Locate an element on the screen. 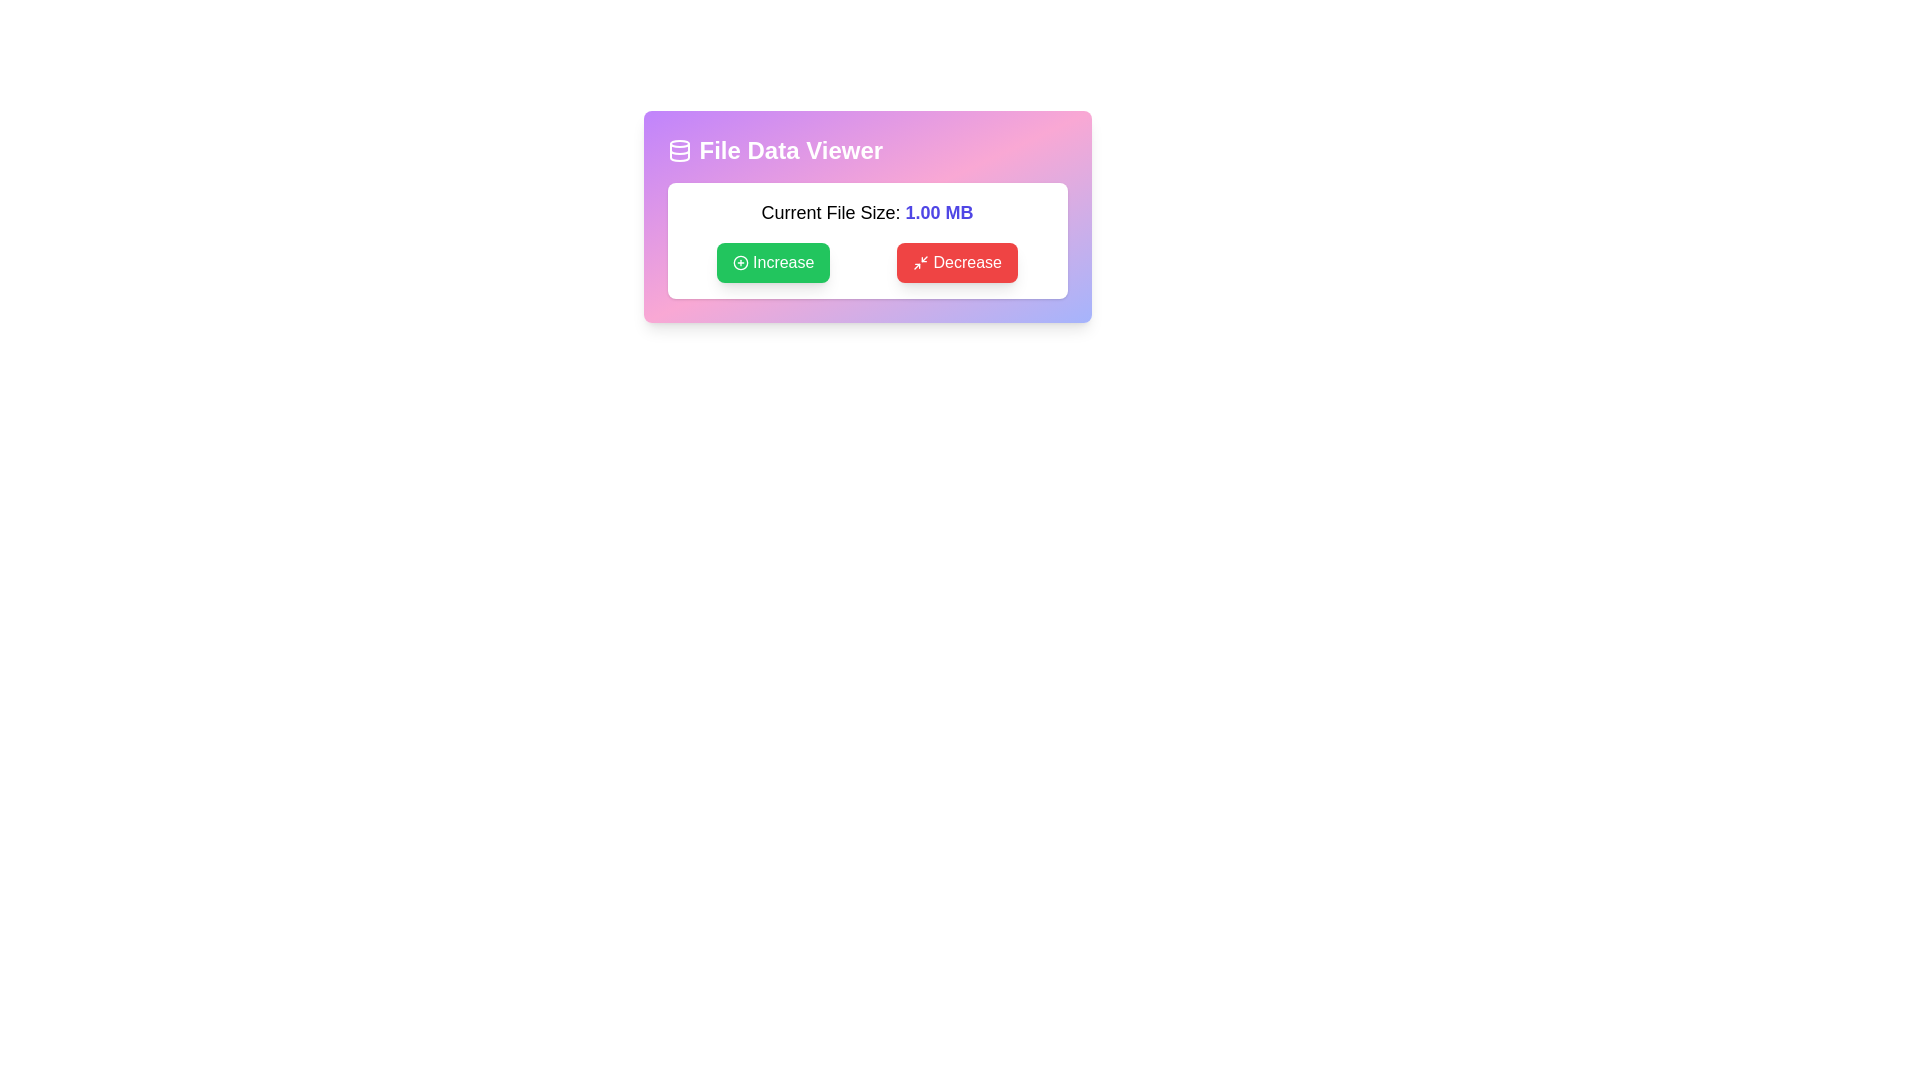 This screenshot has width=1920, height=1080. text label displaying 'File Data Viewer', which is a bold, white font positioned to the right of a database icon at the top-left corner of a card is located at coordinates (790, 149).